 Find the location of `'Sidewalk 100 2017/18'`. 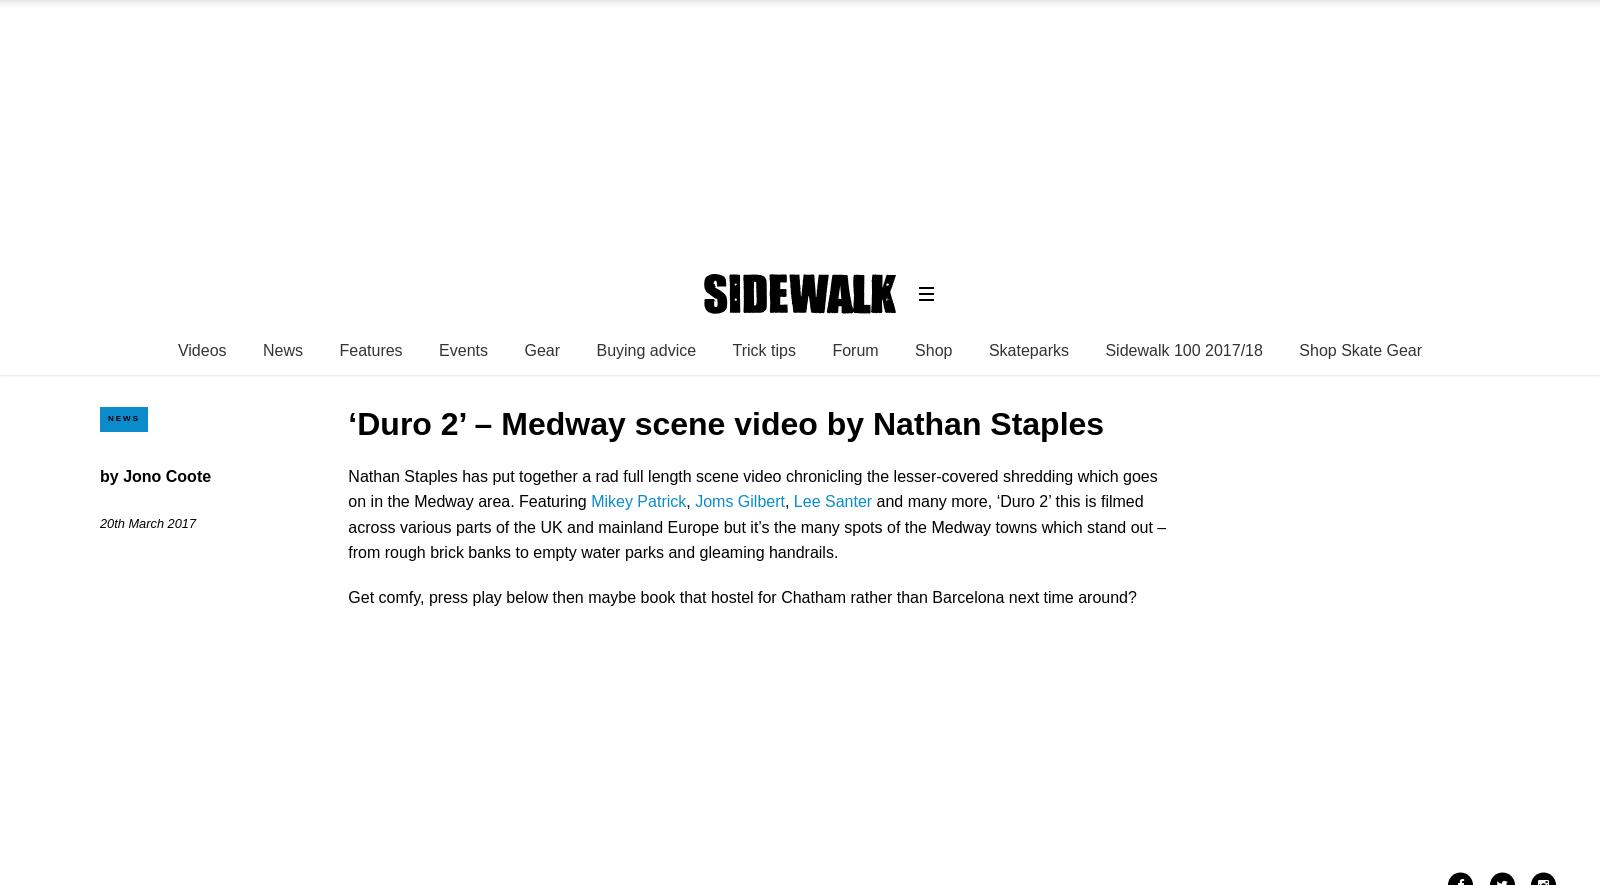

'Sidewalk 100 2017/18' is located at coordinates (1183, 349).